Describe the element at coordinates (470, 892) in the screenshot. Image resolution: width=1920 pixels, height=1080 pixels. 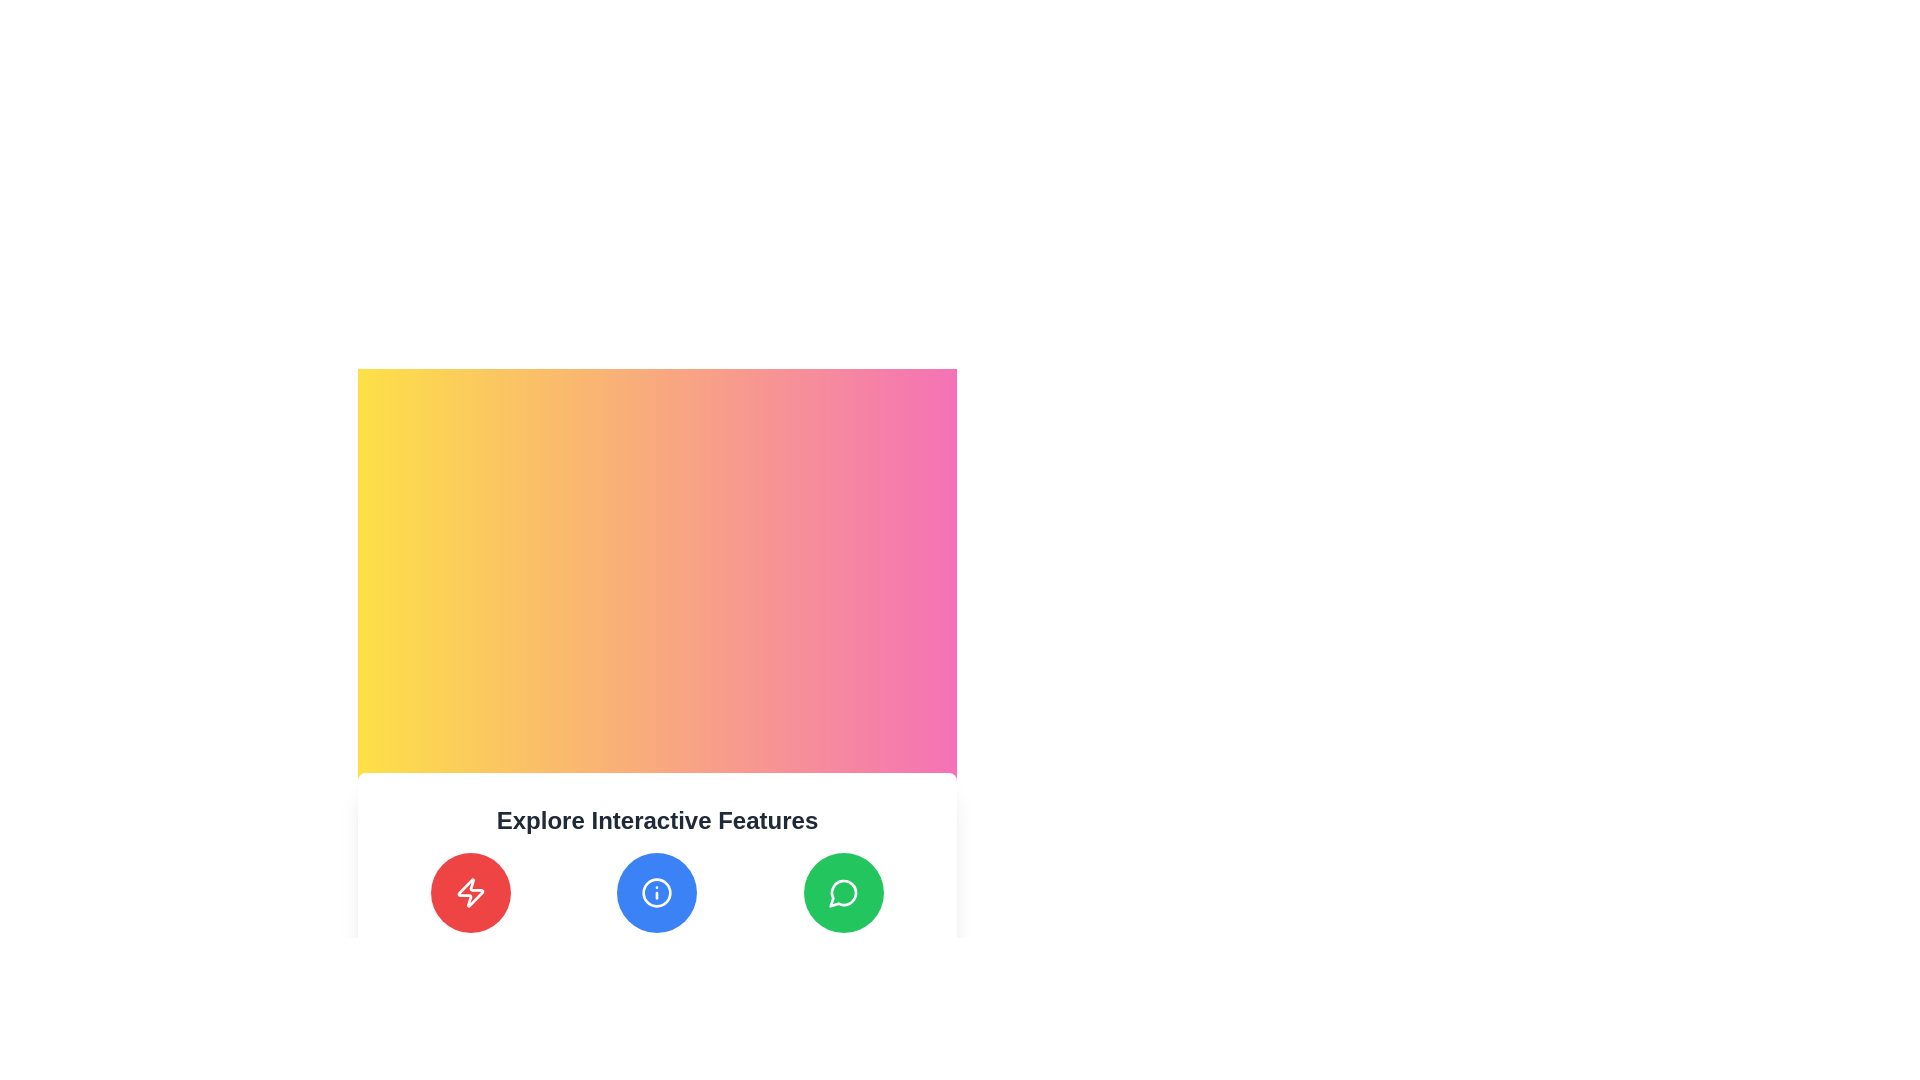
I see `the energy-related icon located in the lower-left corner of the red circular button under the 'Explore Interactive Features' label` at that location.